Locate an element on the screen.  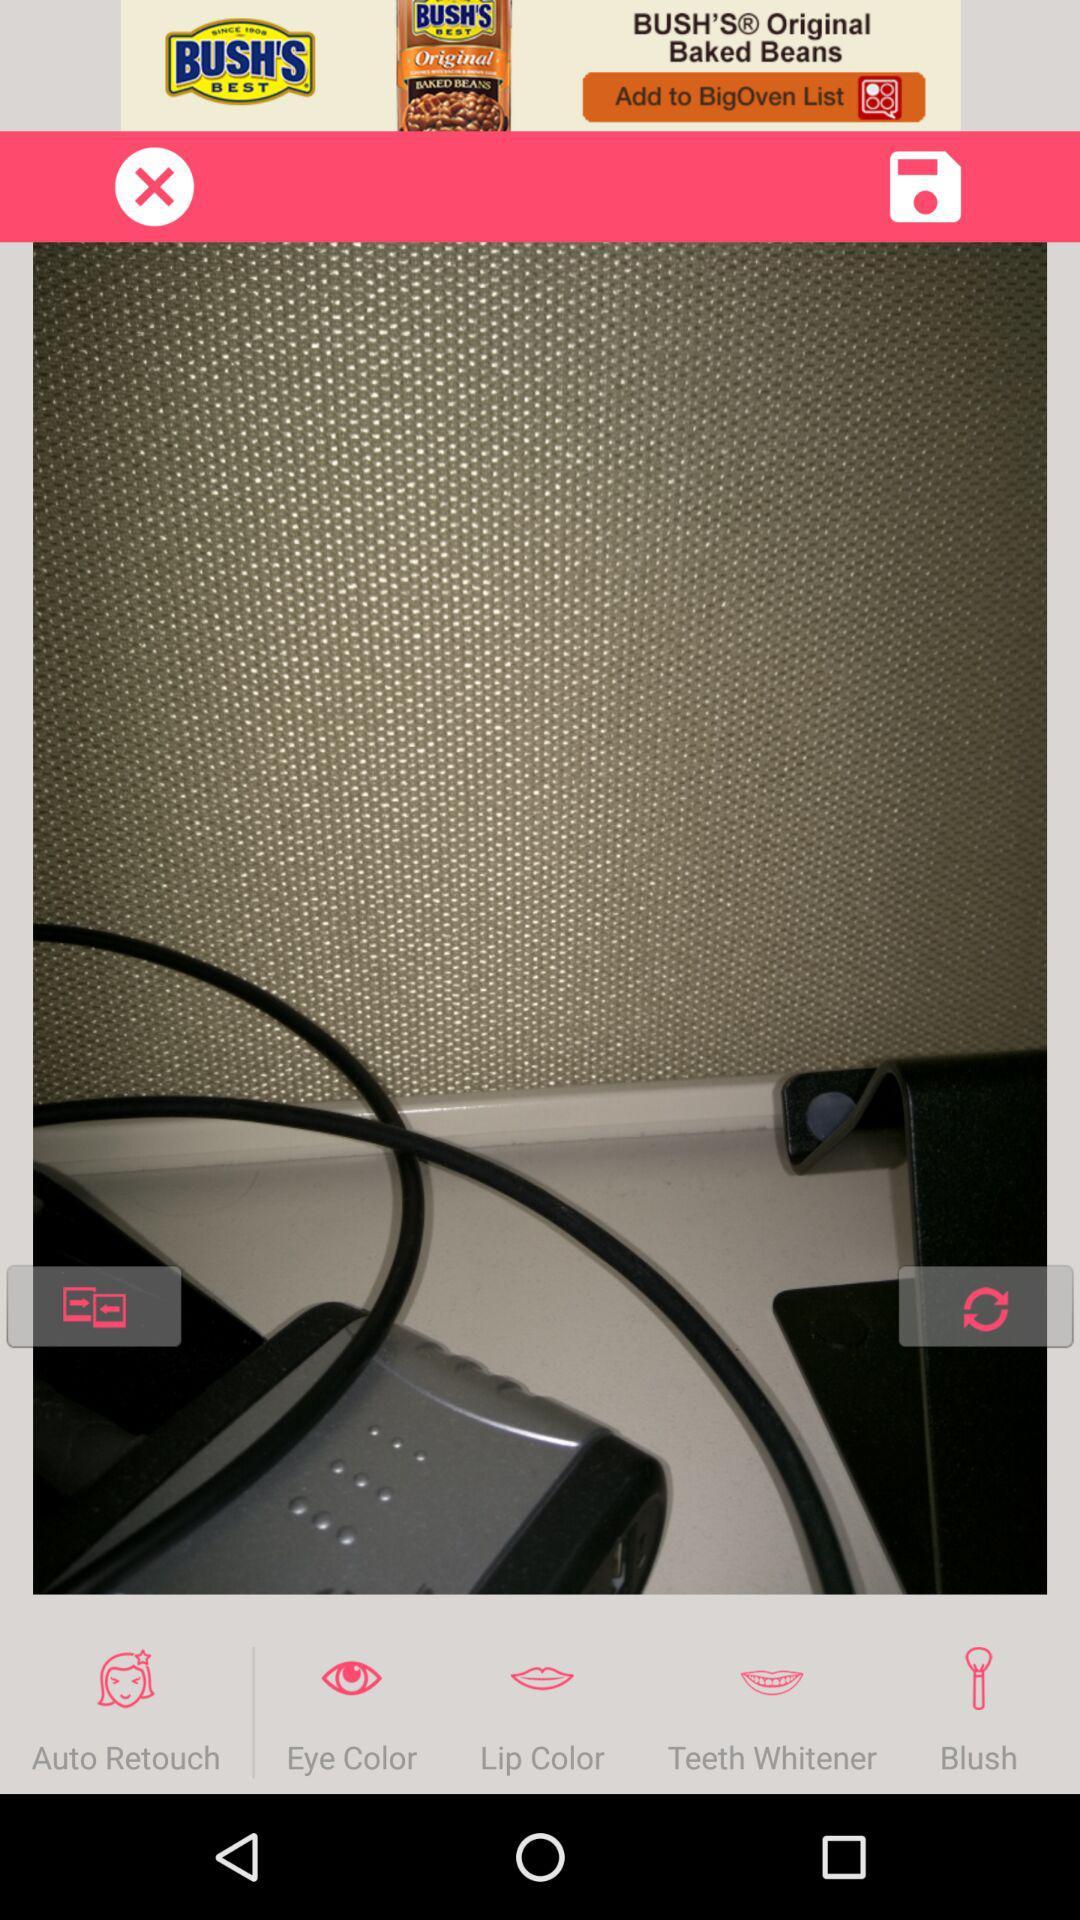
reset icon is located at coordinates (984, 1310).